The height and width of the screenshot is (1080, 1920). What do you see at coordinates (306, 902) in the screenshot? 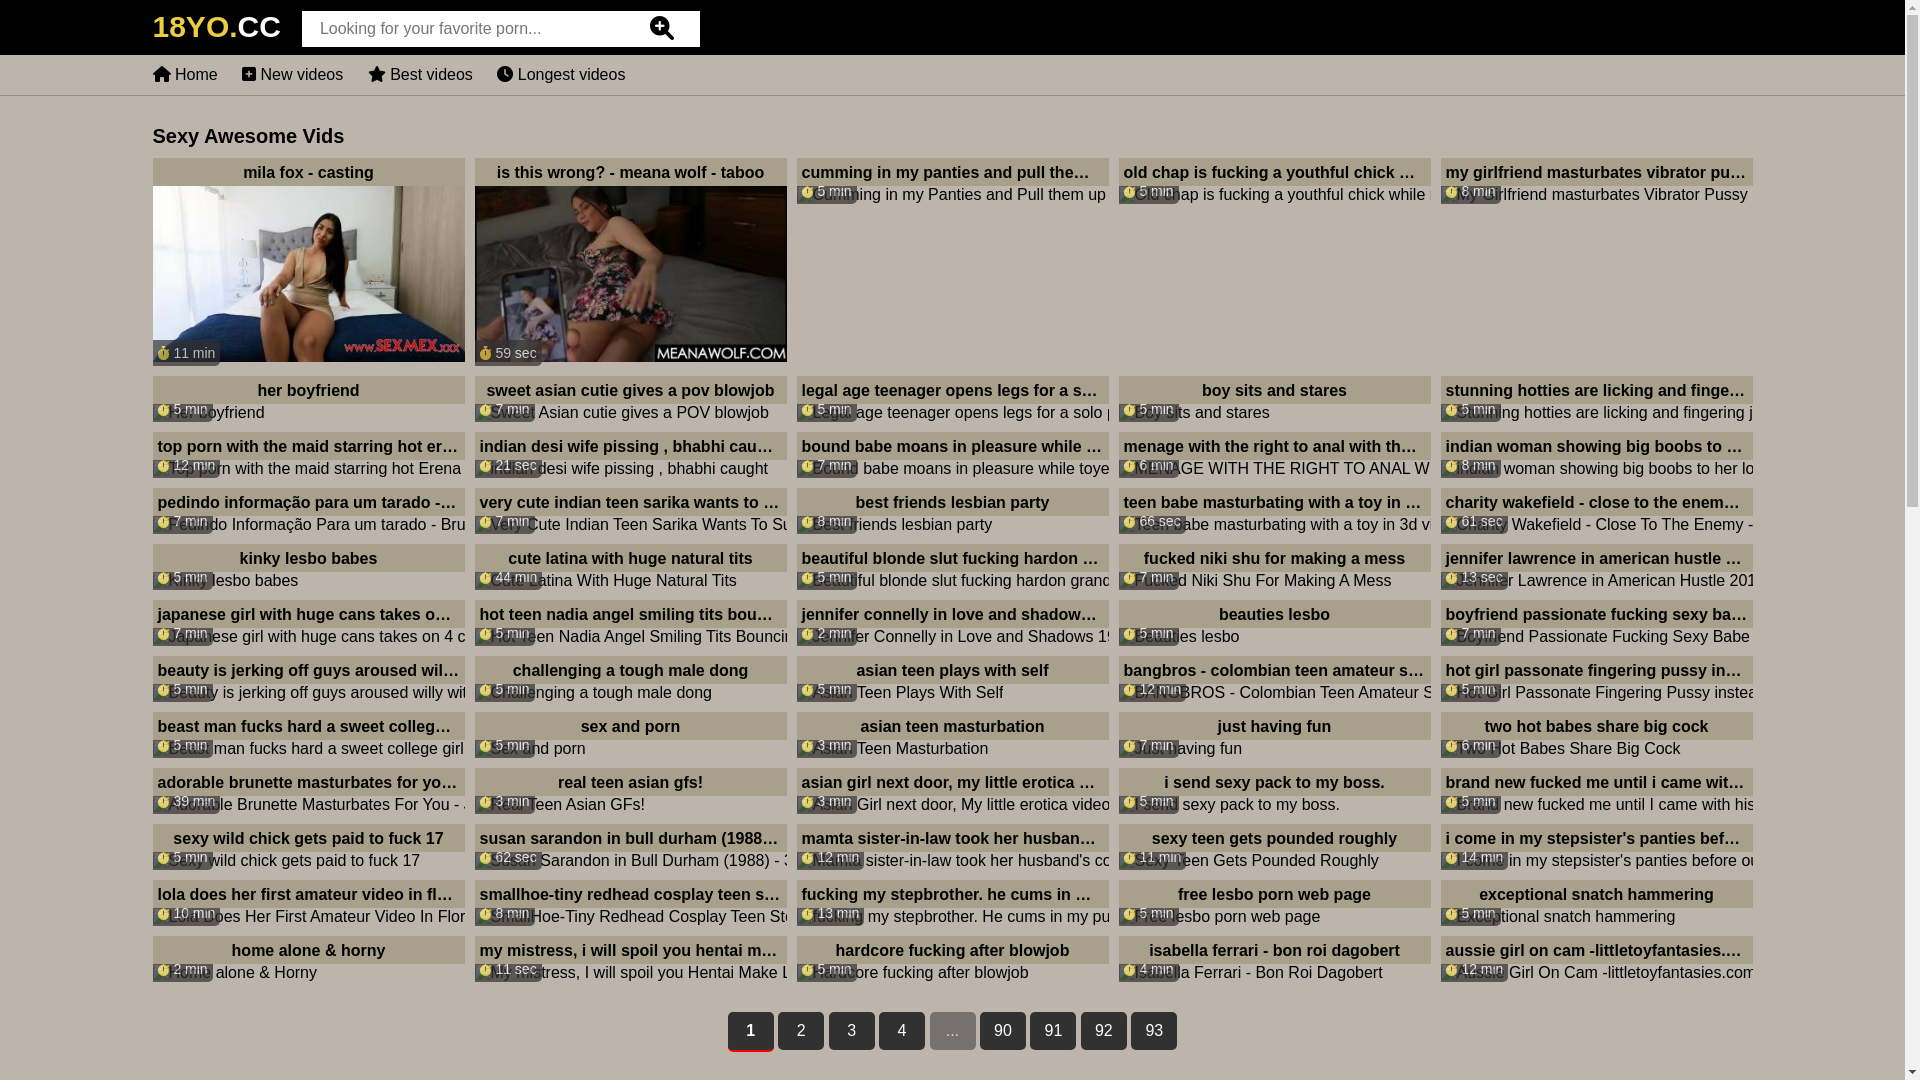
I see `'10 min` at bounding box center [306, 902].